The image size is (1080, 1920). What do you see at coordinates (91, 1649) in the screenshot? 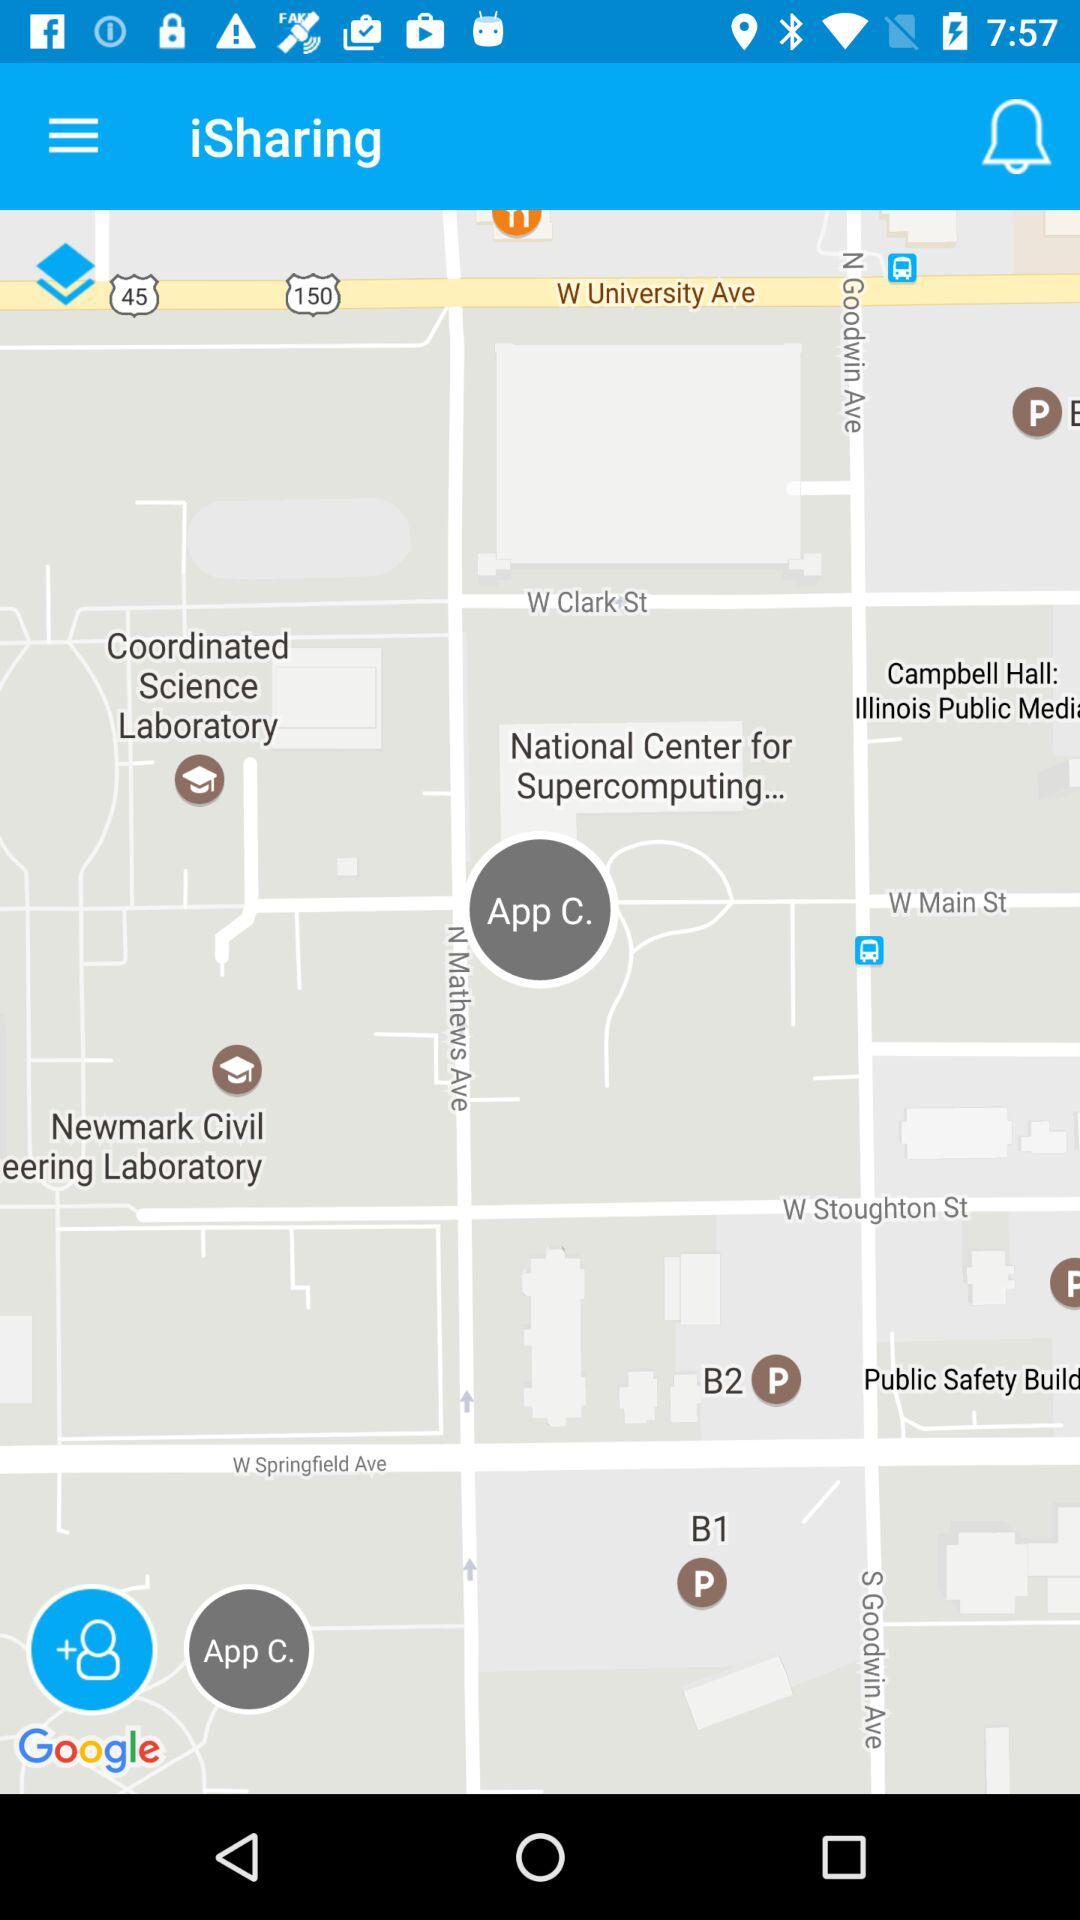
I see `the follow icon` at bounding box center [91, 1649].